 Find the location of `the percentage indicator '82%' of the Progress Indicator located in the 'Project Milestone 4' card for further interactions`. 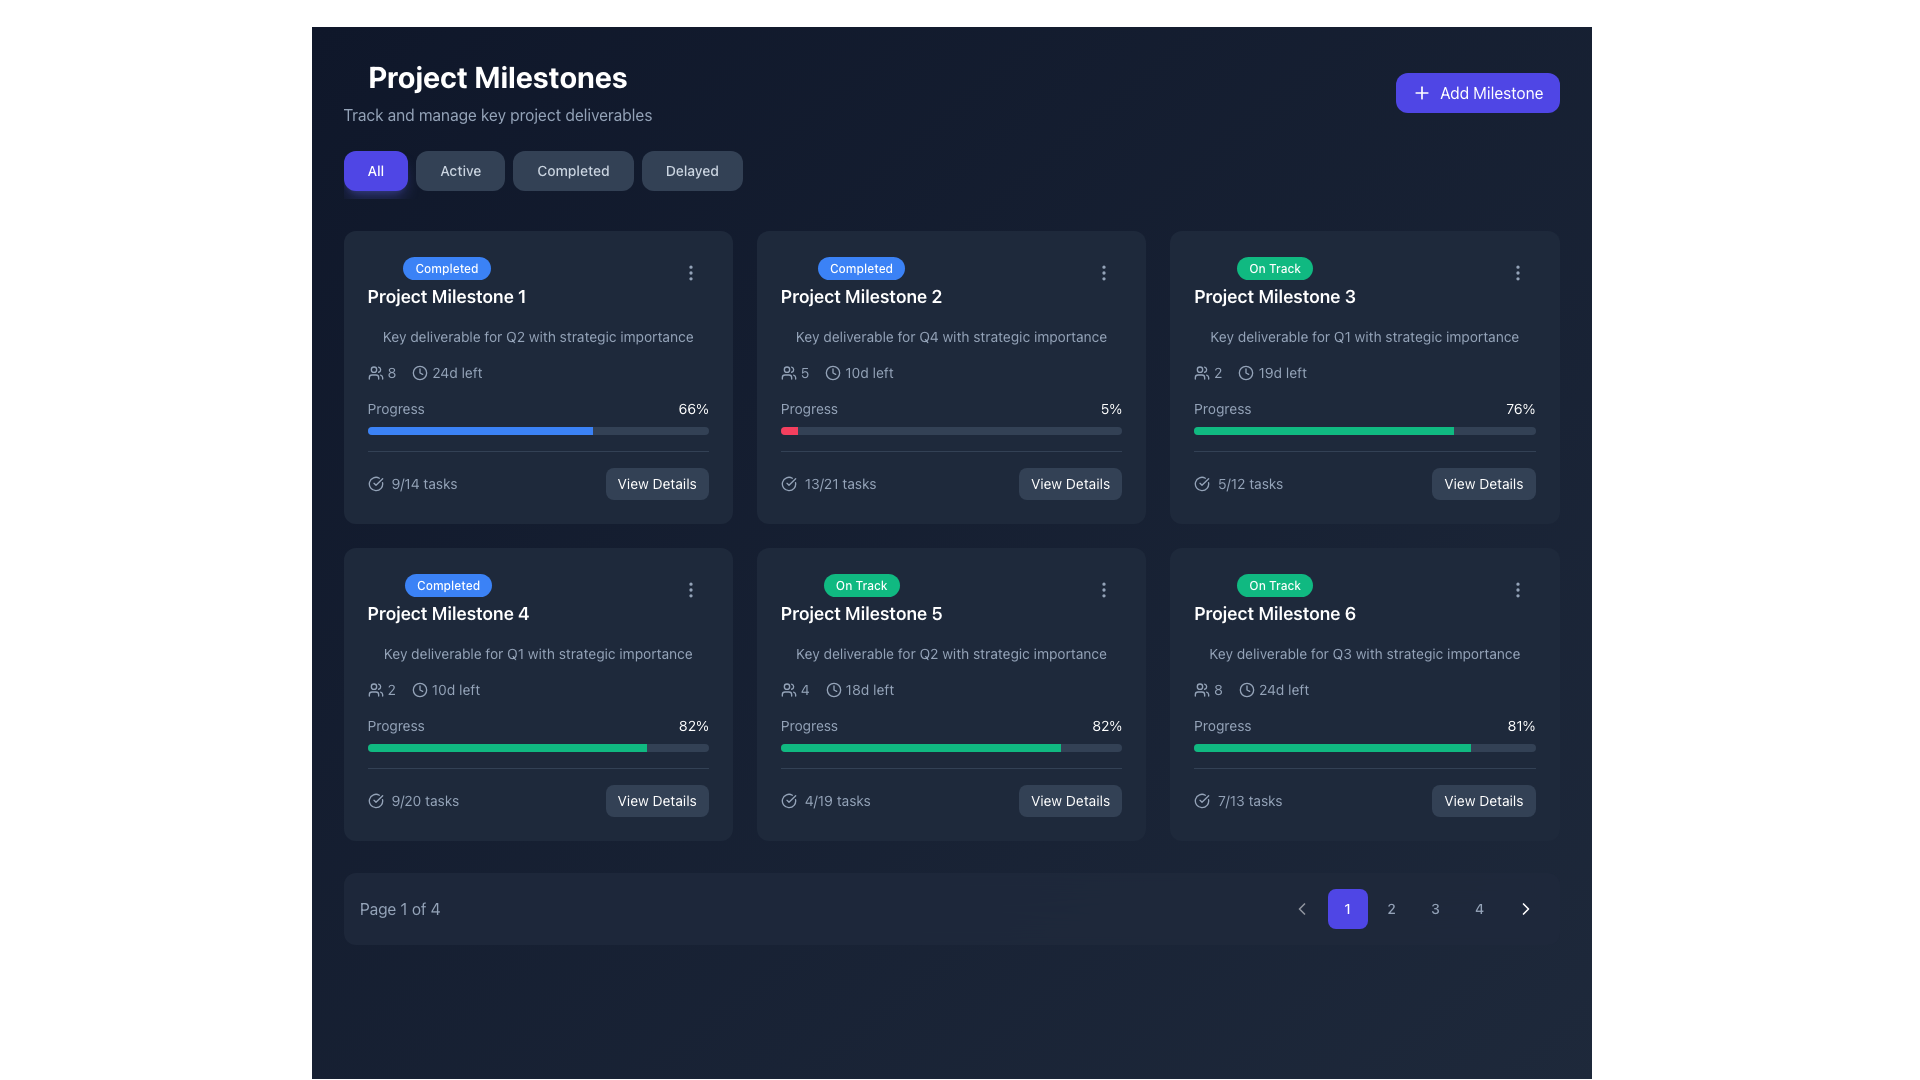

the percentage indicator '82%' of the Progress Indicator located in the 'Project Milestone 4' card for further interactions is located at coordinates (538, 733).